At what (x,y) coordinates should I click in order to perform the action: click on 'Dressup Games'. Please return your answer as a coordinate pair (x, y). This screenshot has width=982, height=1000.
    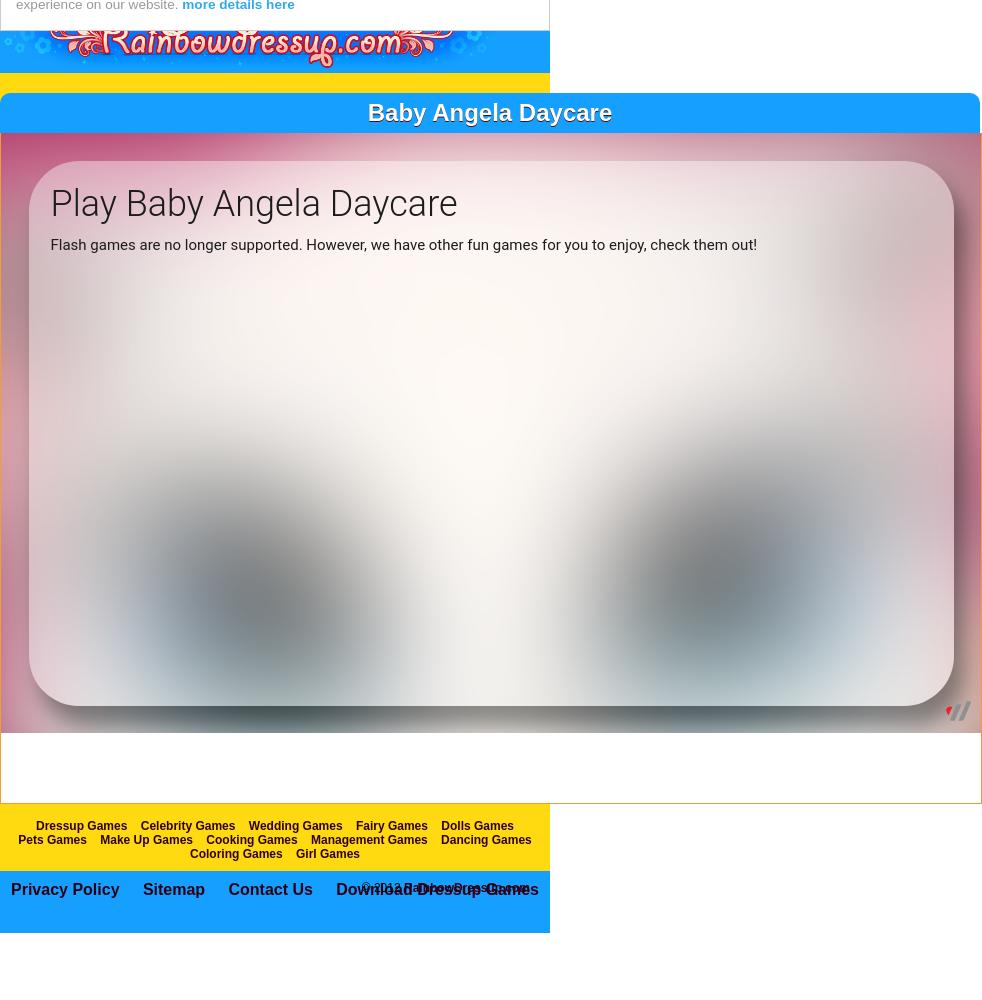
    Looking at the image, I should click on (33, 866).